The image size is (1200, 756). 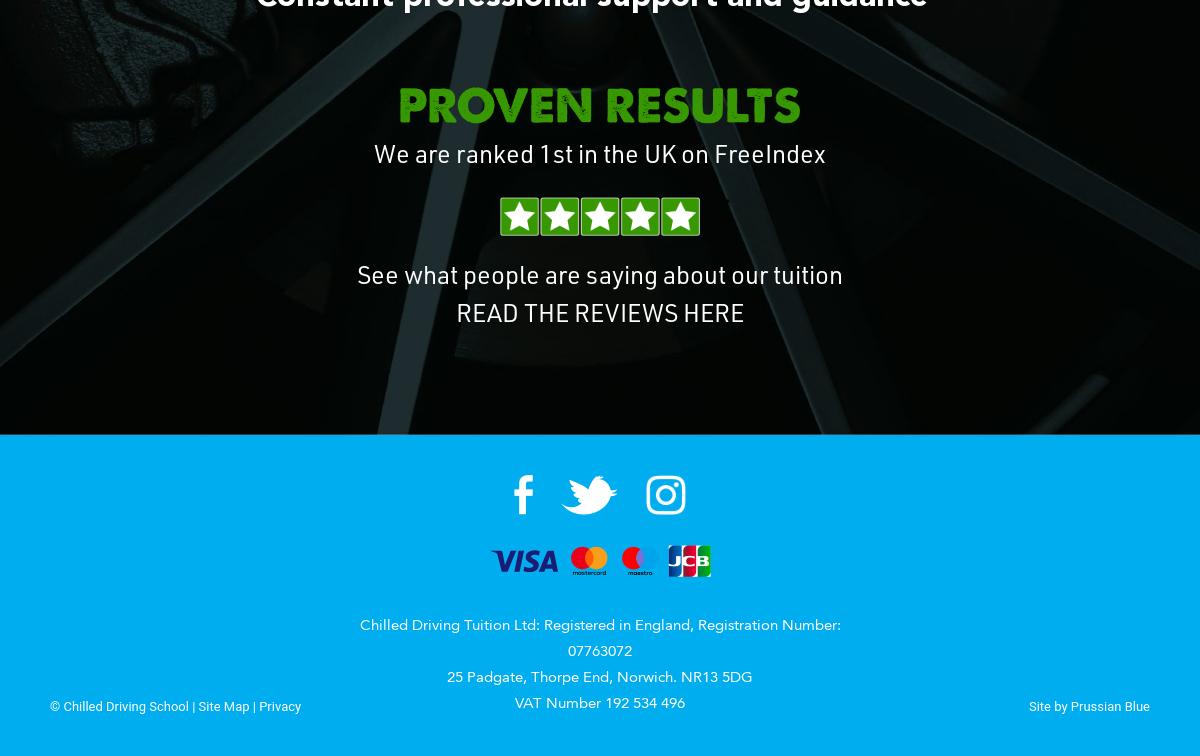 I want to click on 'Chilled Driving Tuition Ltd: Registered in England, Registration Number: 07763072', so click(x=598, y=637).